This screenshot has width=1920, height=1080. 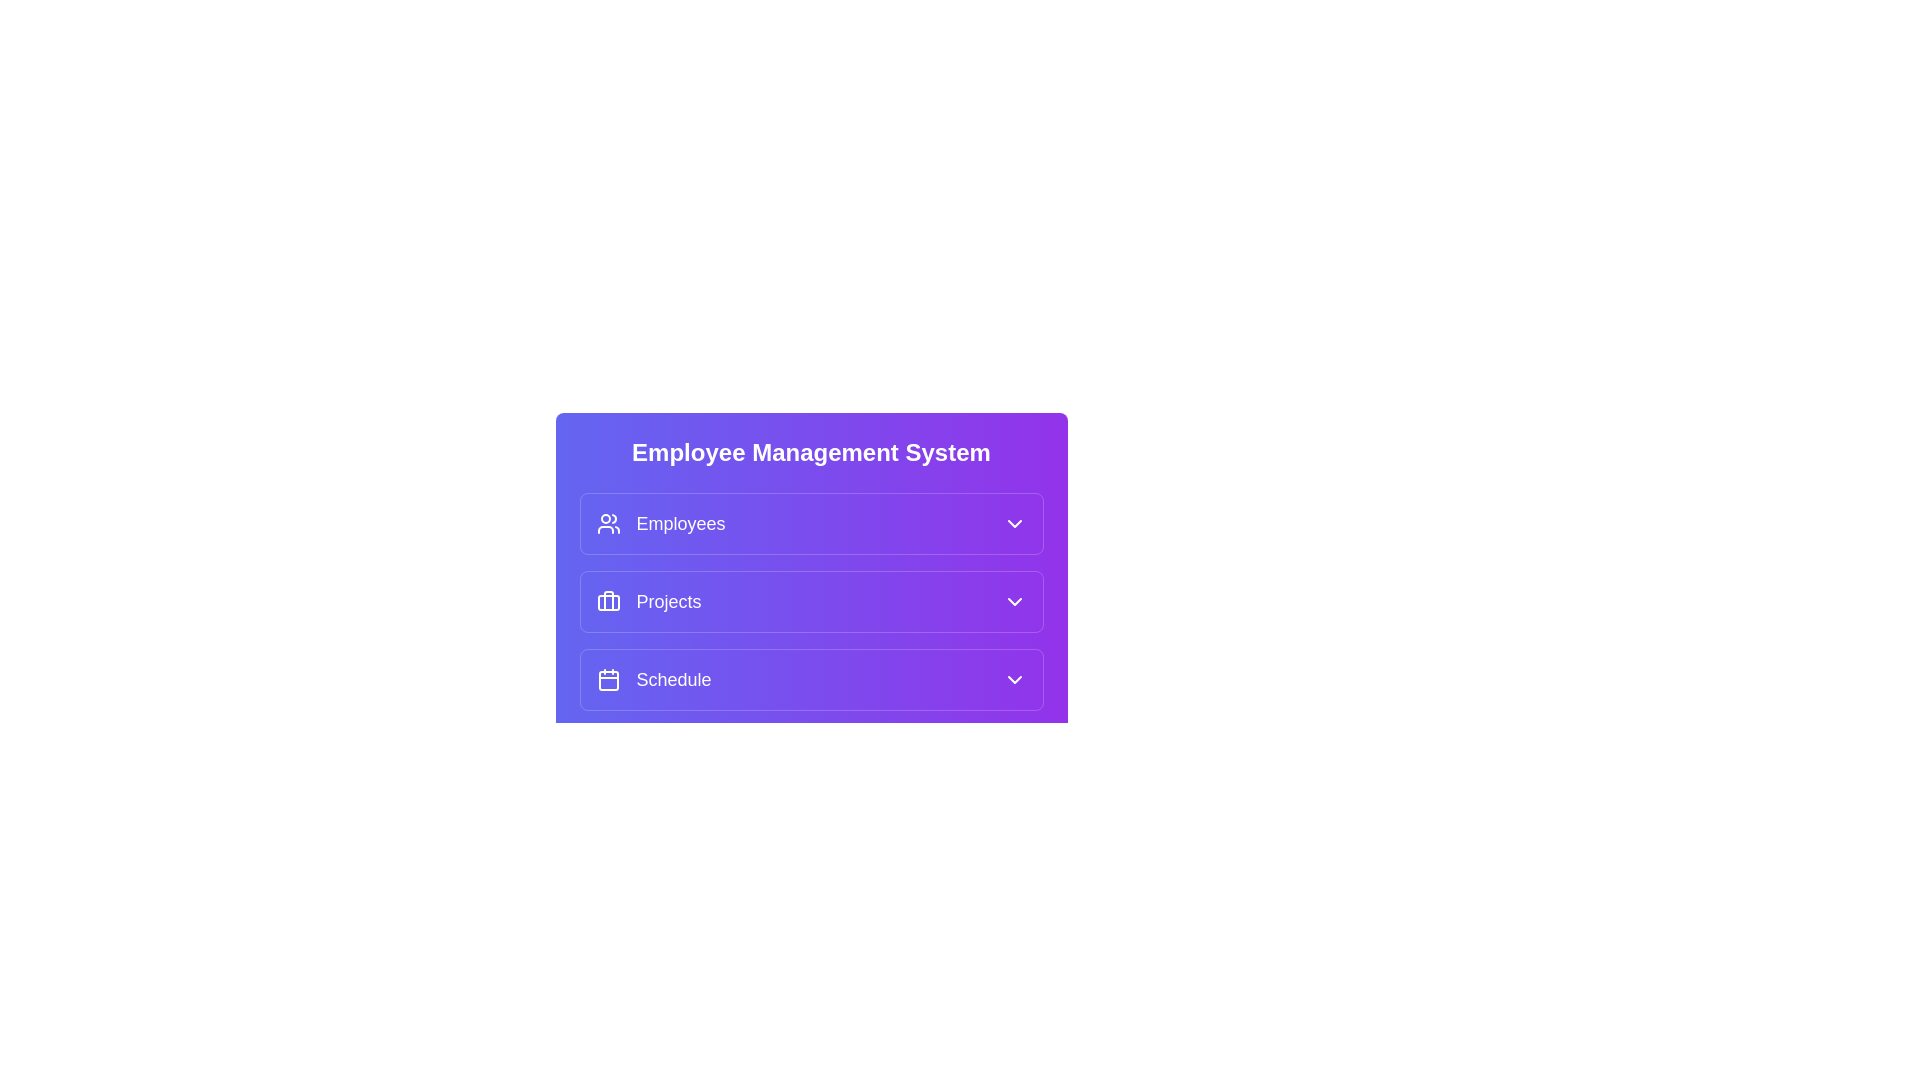 I want to click on the user group icon located on the leftmost side of the 'Employees' row, which is represented by two overlapping circular shapes with a bold outline on a purple background, so click(x=607, y=523).